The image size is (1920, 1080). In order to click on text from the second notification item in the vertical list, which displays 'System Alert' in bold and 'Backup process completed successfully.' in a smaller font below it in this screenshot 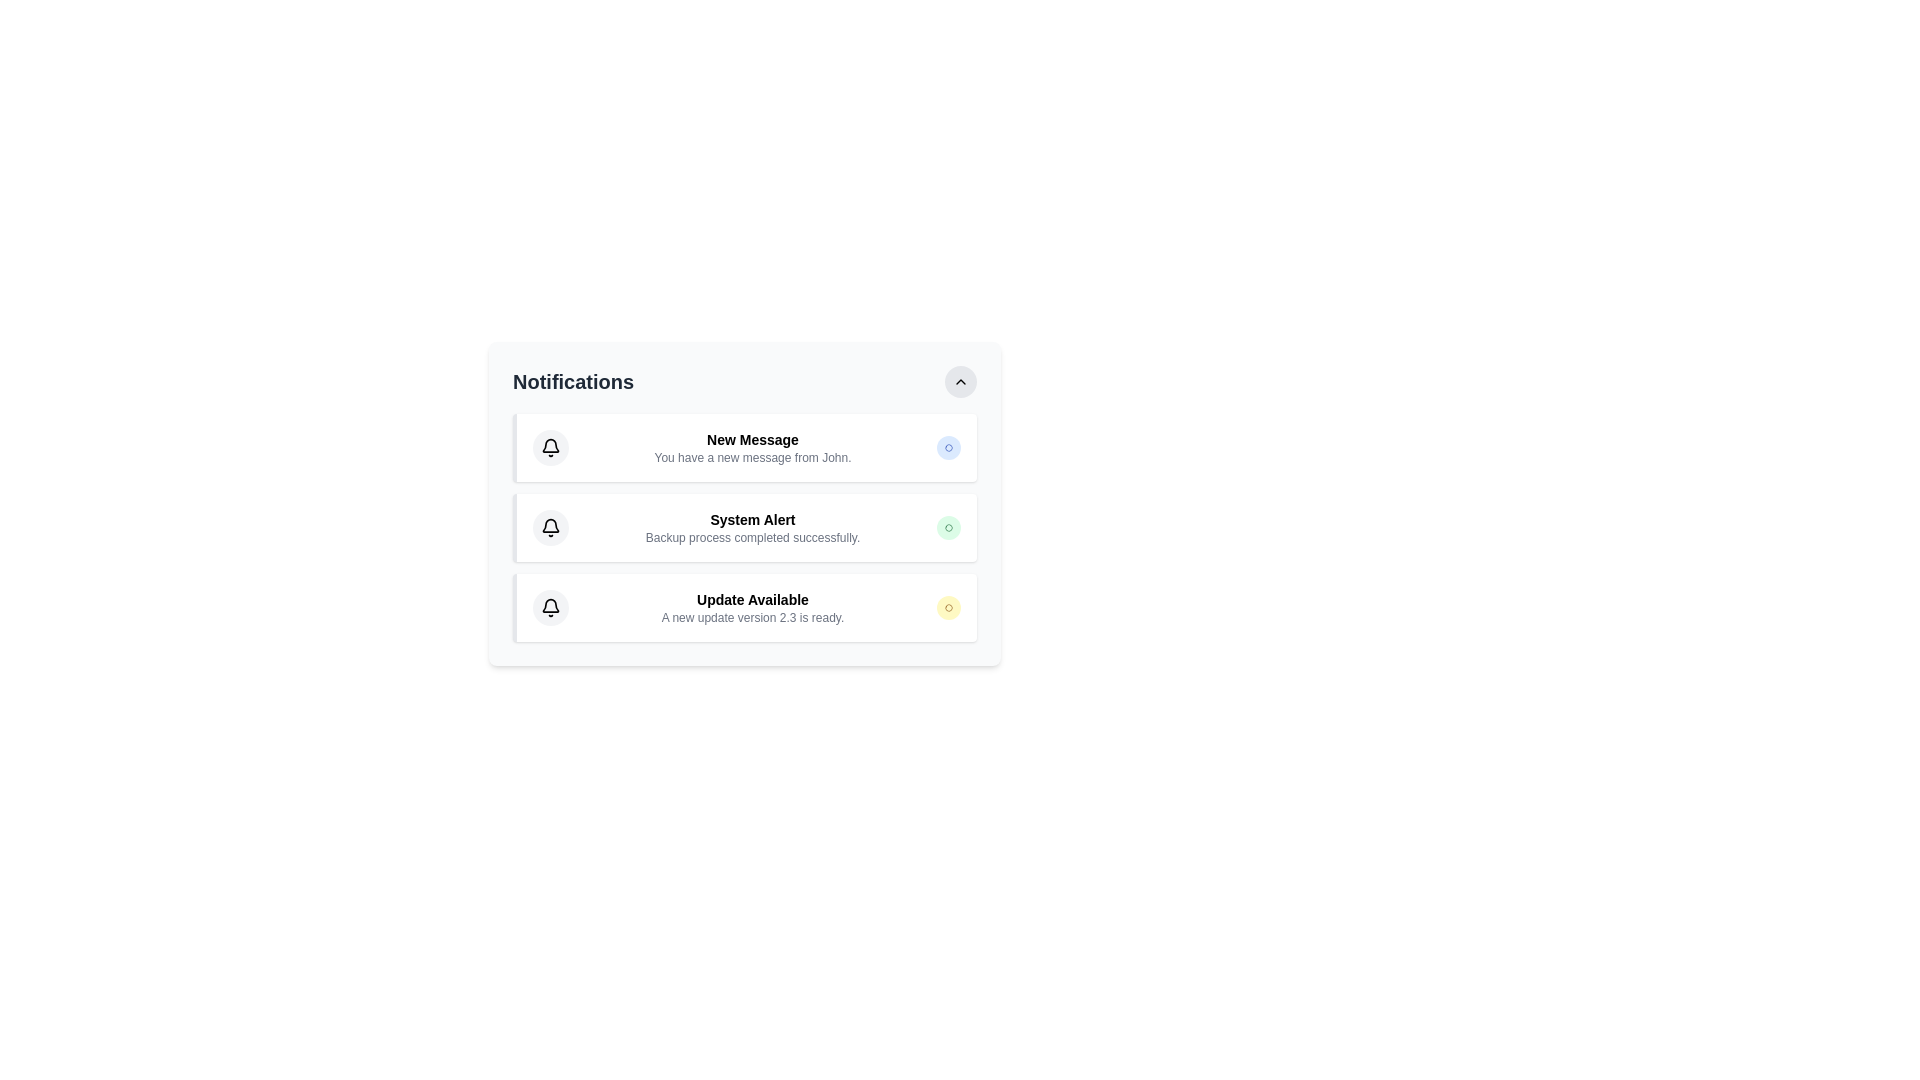, I will do `click(752, 527)`.